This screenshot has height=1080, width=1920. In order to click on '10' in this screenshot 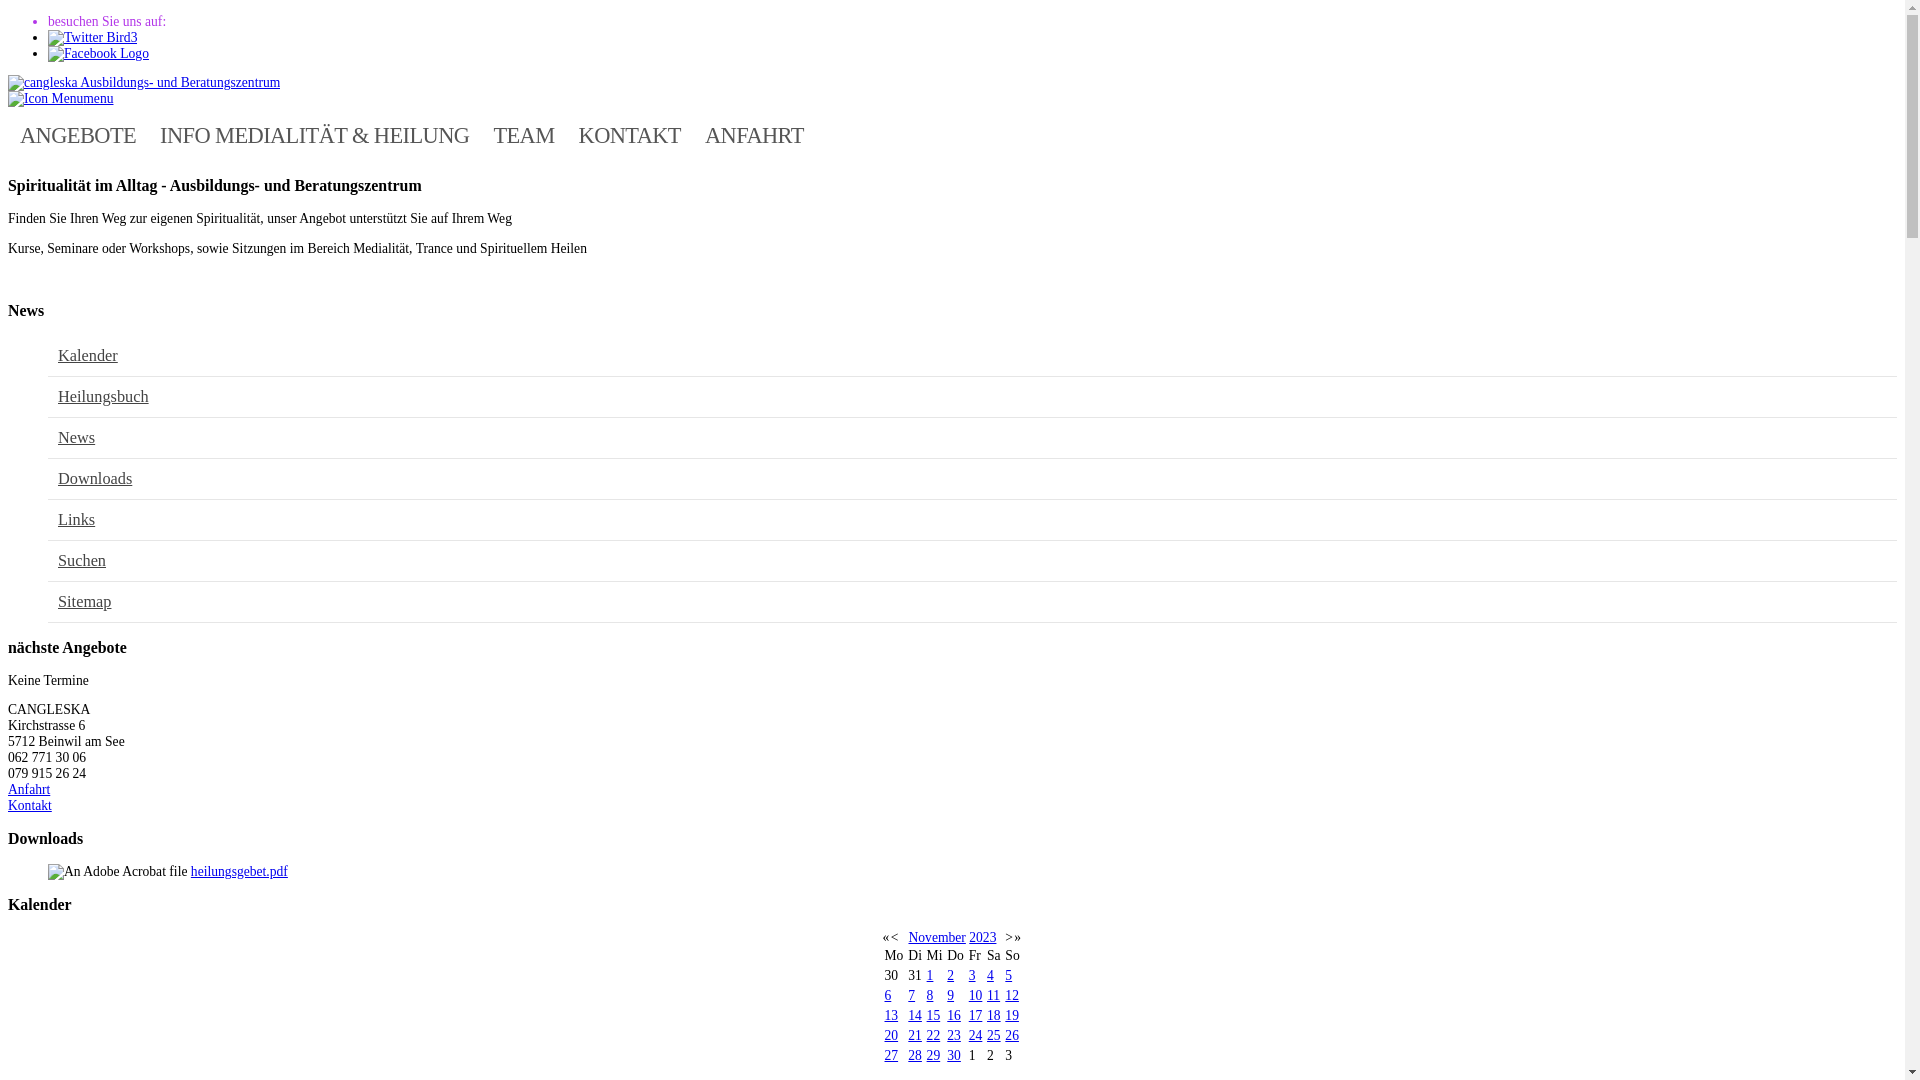, I will do `click(975, 995)`.